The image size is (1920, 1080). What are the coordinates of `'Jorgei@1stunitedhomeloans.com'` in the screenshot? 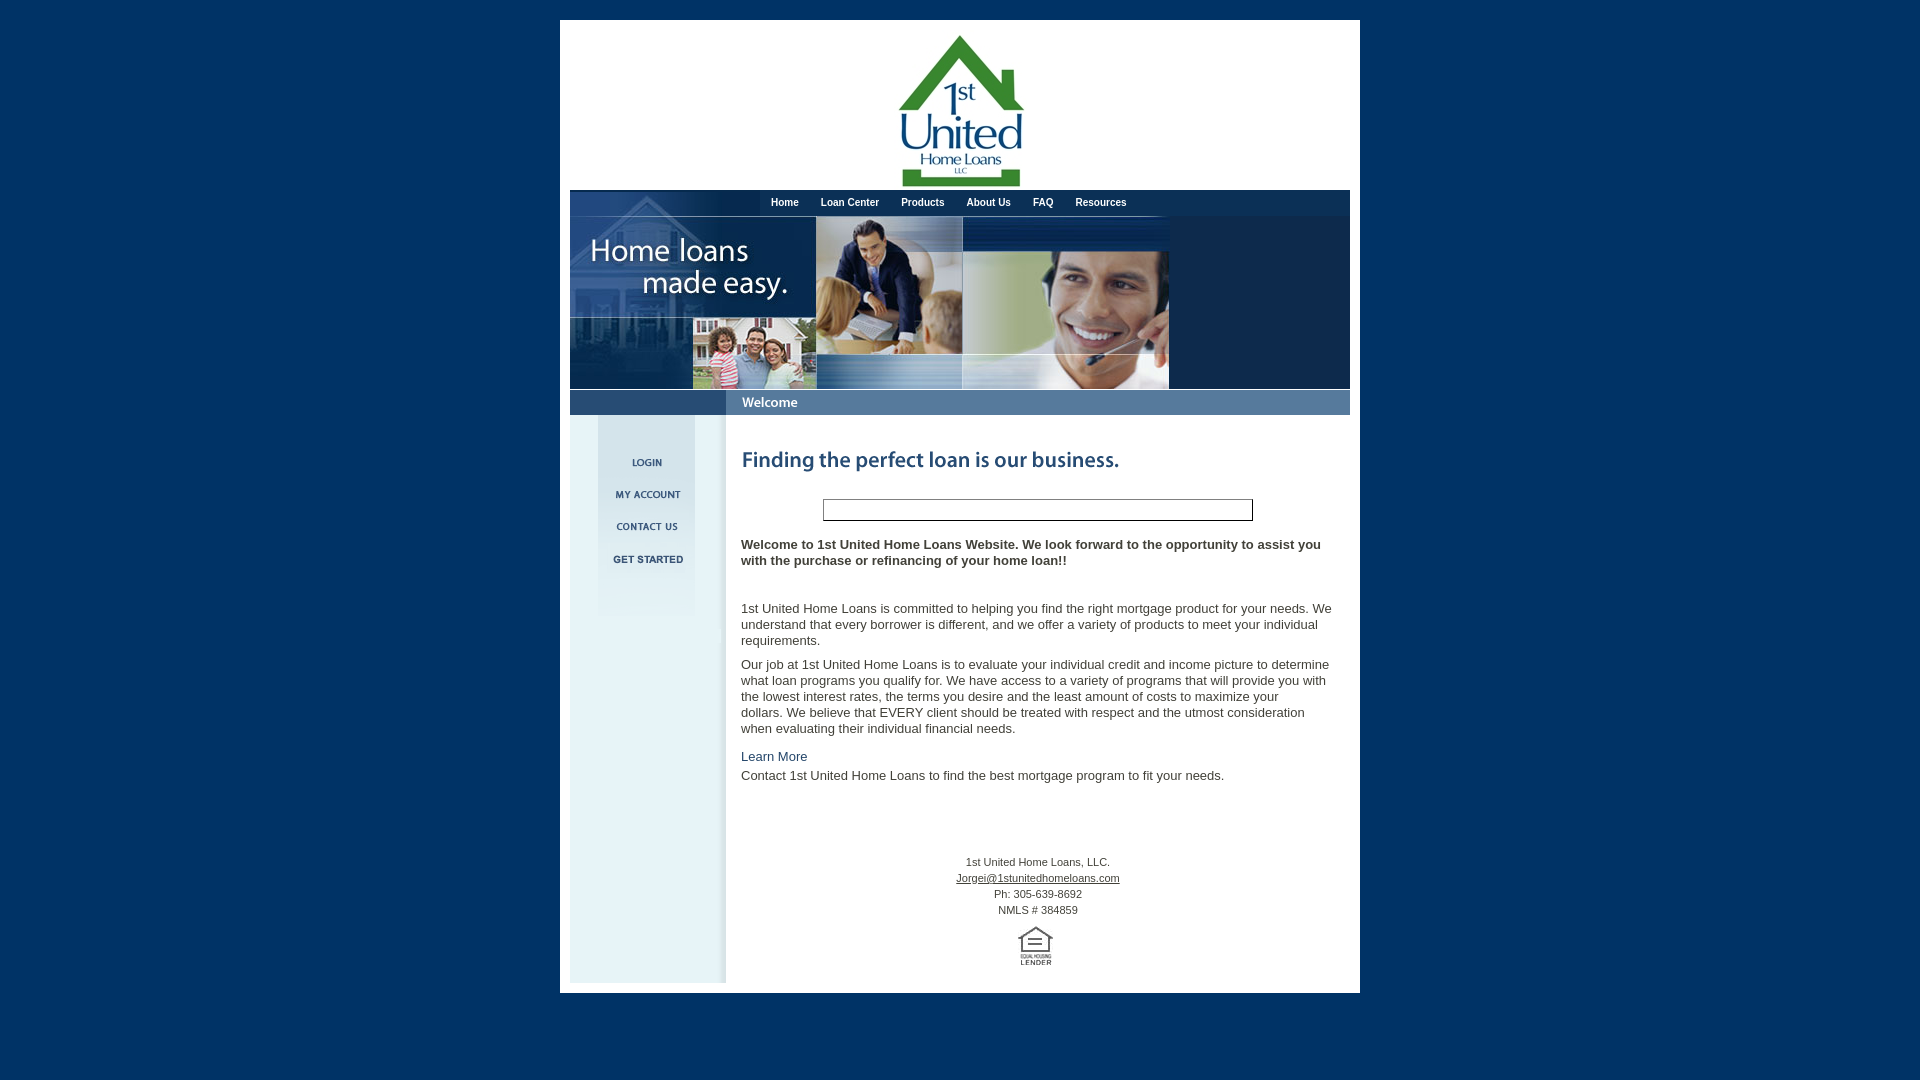 It's located at (1037, 877).